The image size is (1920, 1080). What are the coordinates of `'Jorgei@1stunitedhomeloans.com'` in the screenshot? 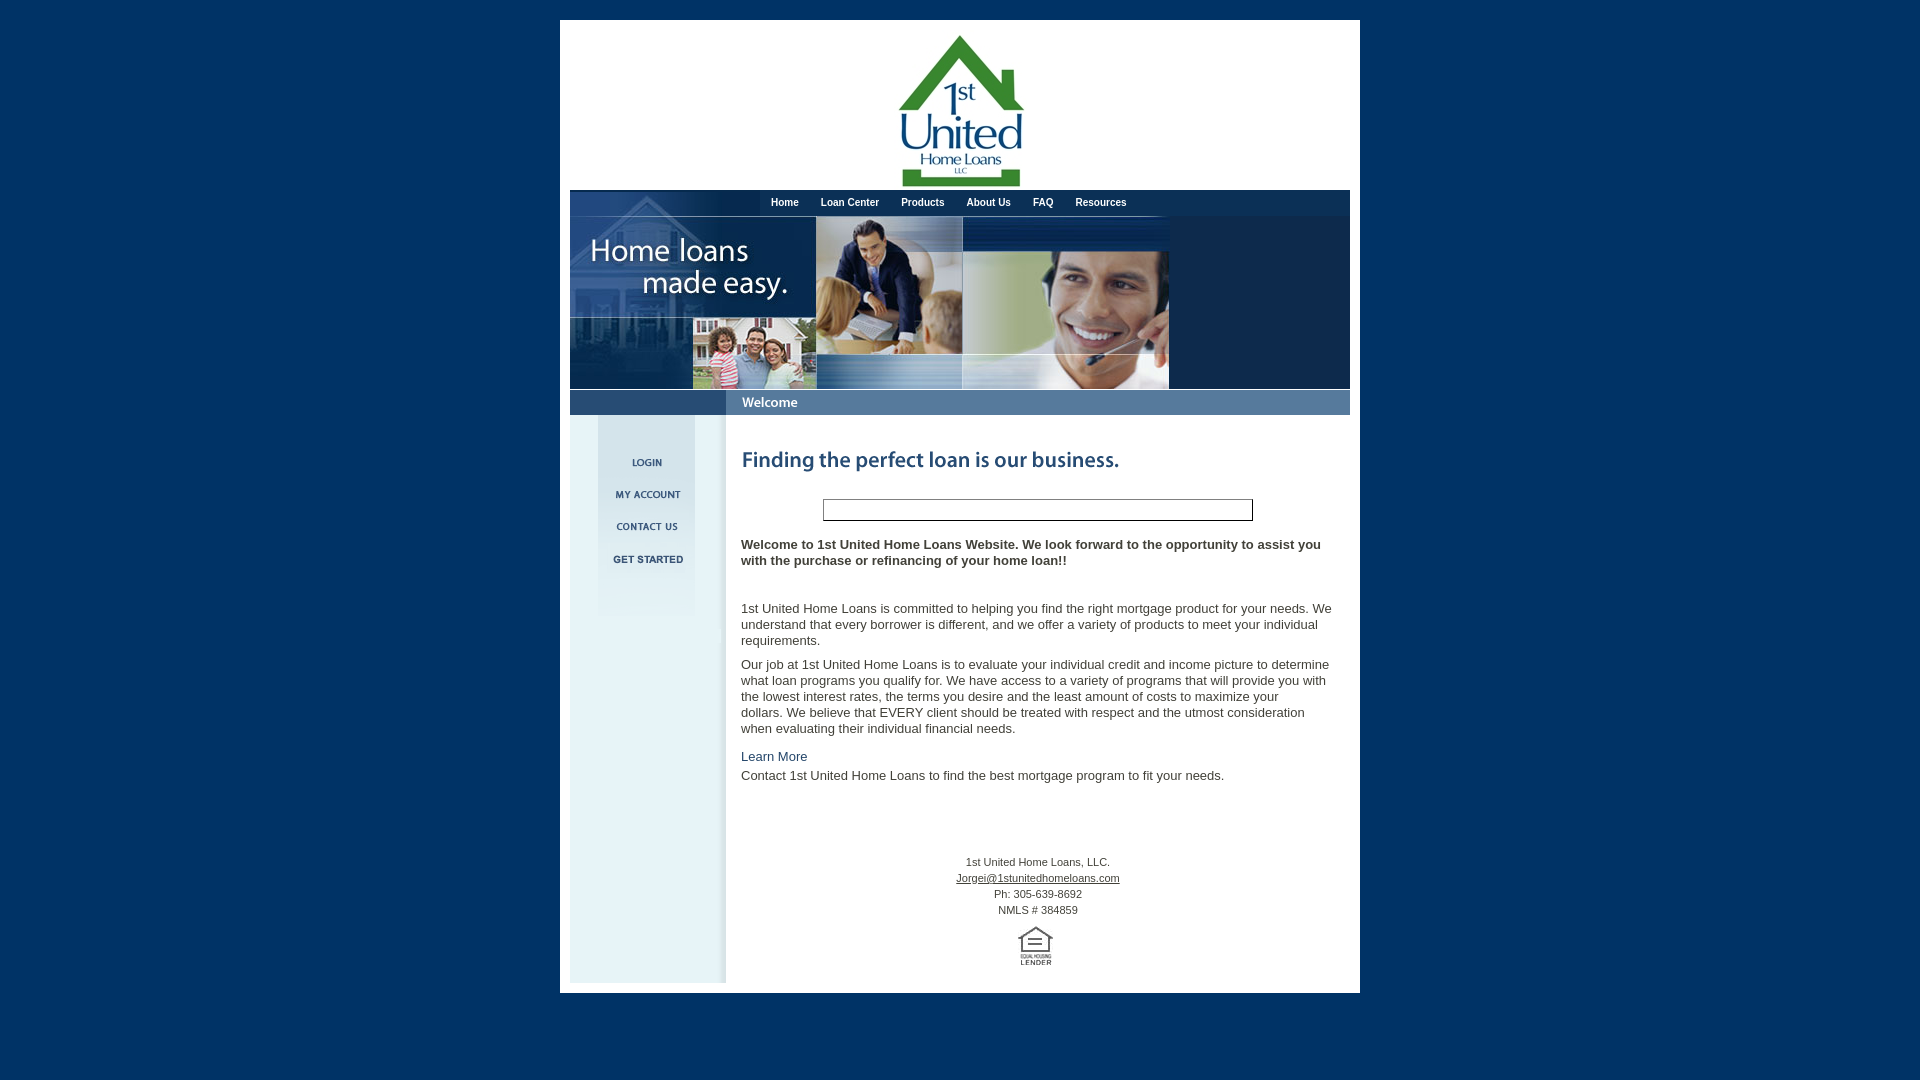 It's located at (1037, 877).